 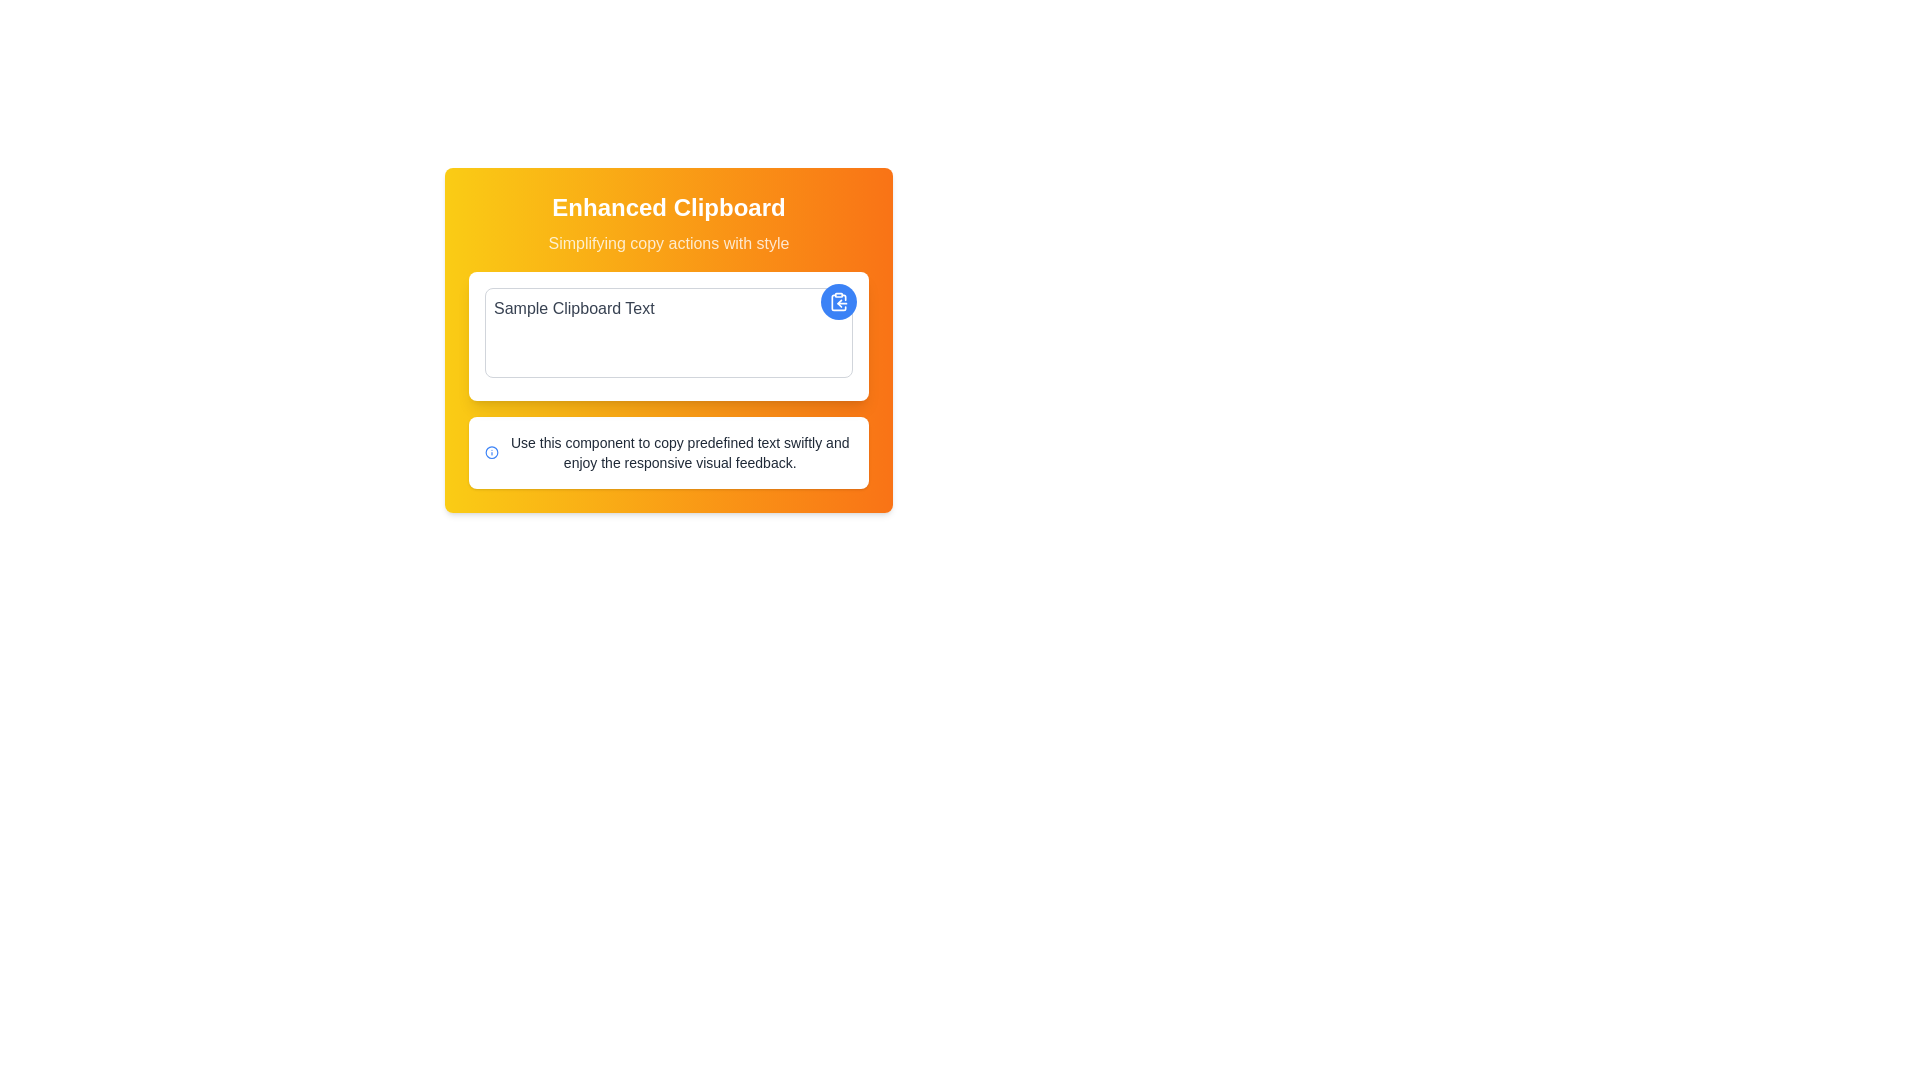 What do you see at coordinates (839, 301) in the screenshot?
I see `the circular blue button with a white clipboard icon located at the top-right corner of the clipboard text input box to trigger a tooltip or visual feedback` at bounding box center [839, 301].